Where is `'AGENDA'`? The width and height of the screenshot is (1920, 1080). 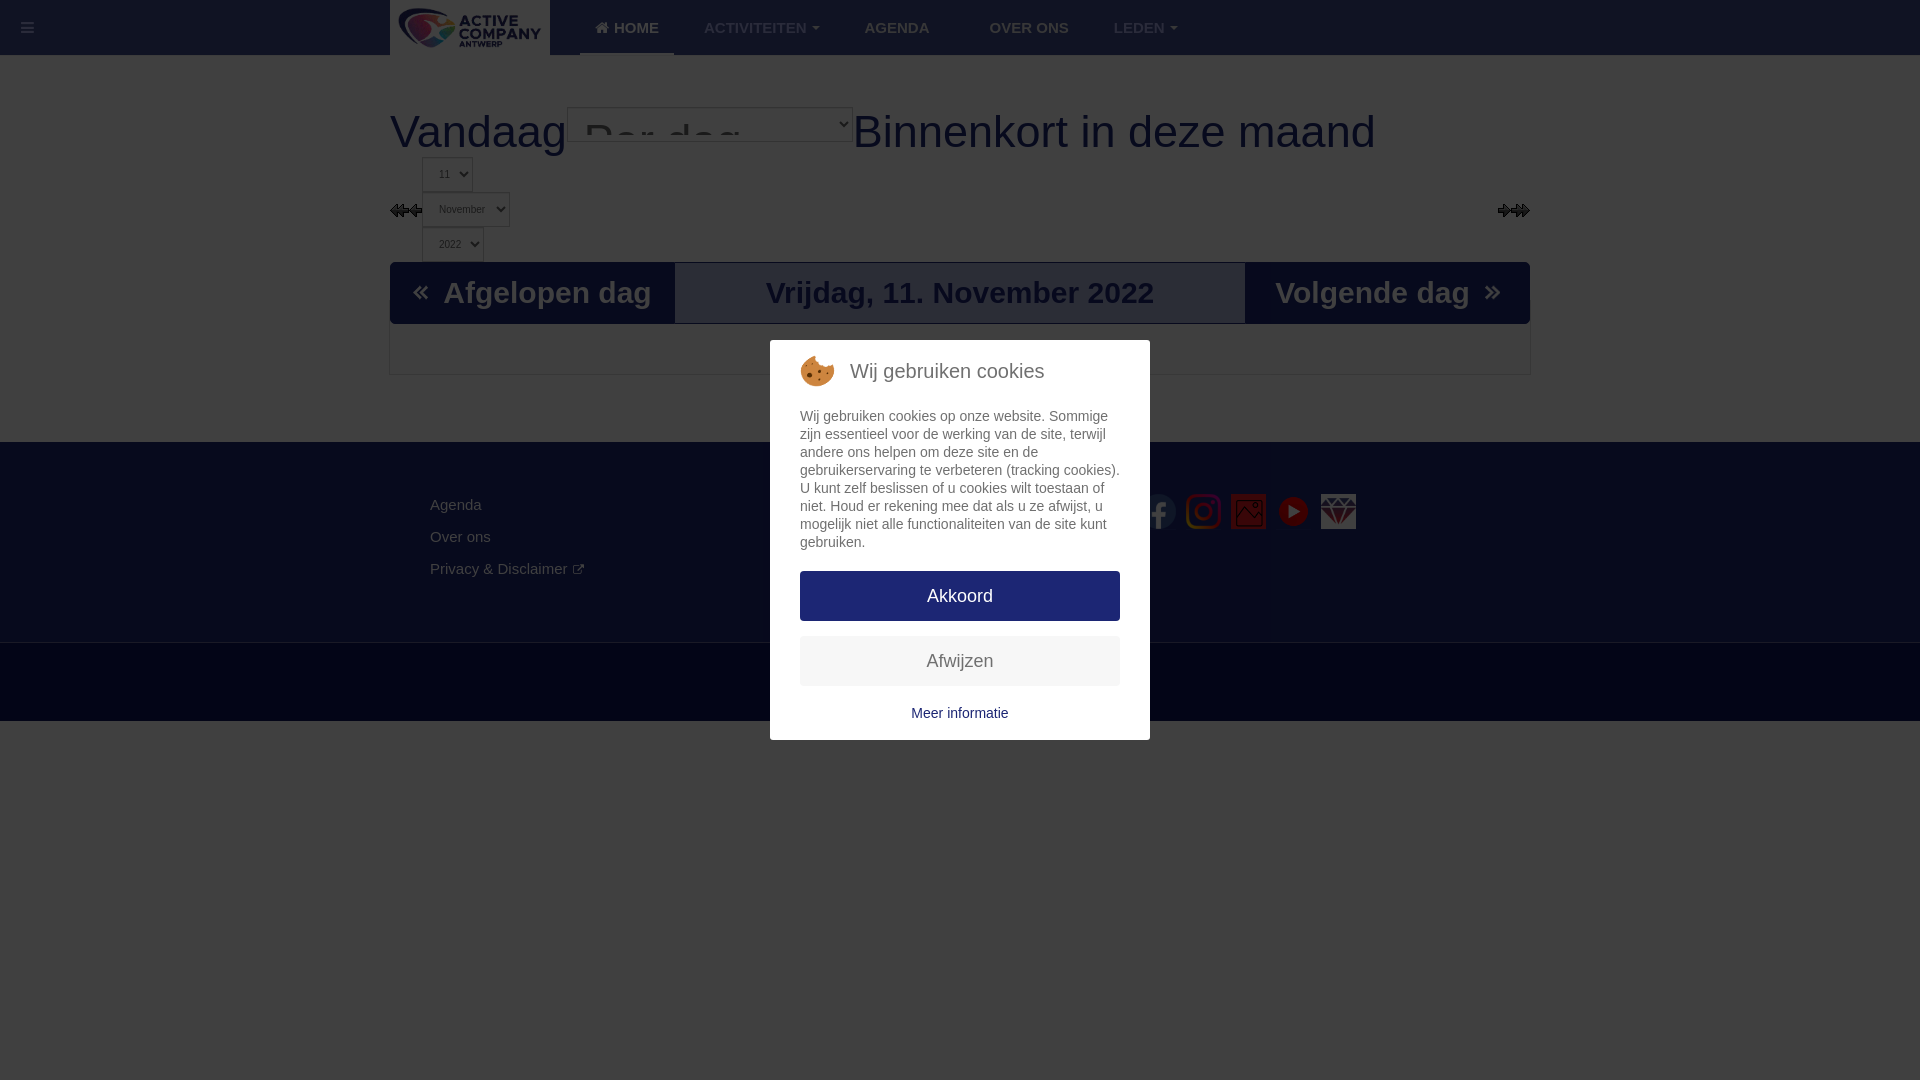
'AGENDA' is located at coordinates (896, 27).